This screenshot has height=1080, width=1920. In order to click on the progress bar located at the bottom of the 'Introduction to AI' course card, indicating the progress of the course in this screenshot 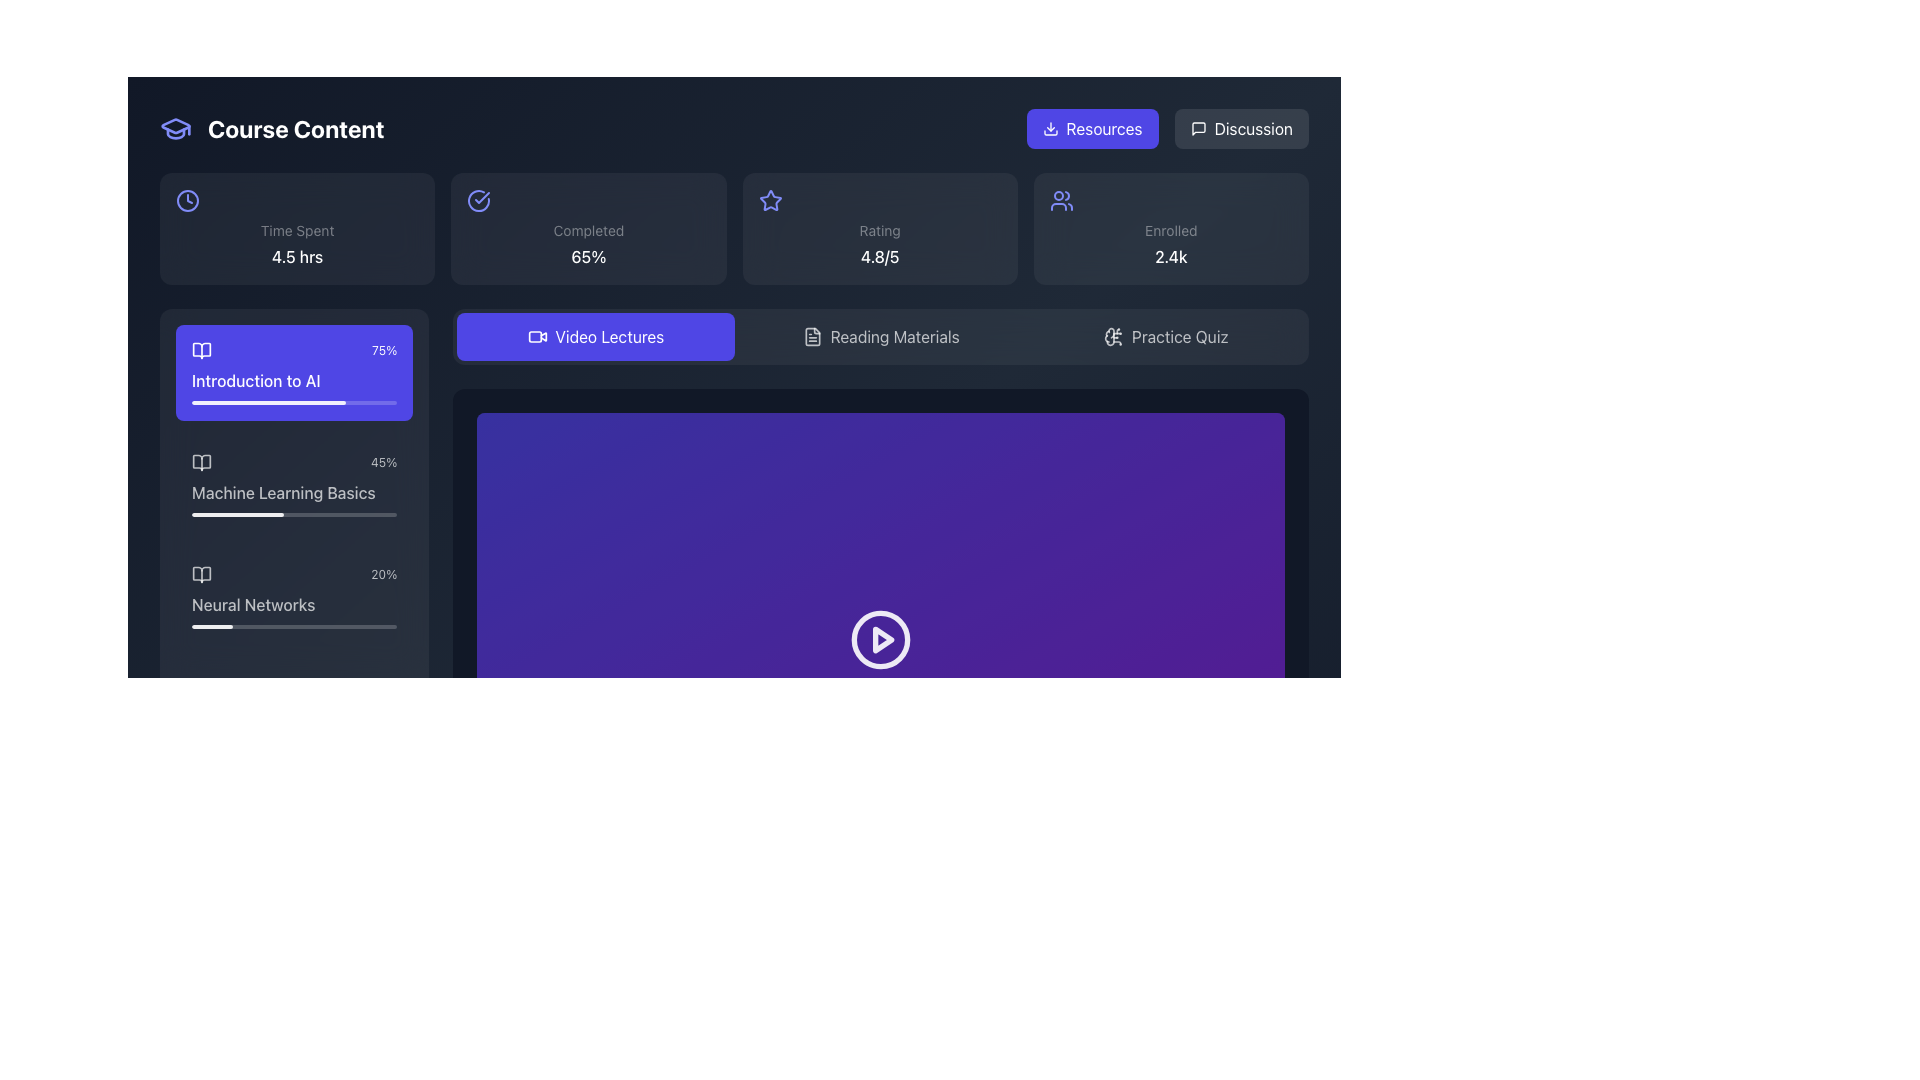, I will do `click(293, 402)`.